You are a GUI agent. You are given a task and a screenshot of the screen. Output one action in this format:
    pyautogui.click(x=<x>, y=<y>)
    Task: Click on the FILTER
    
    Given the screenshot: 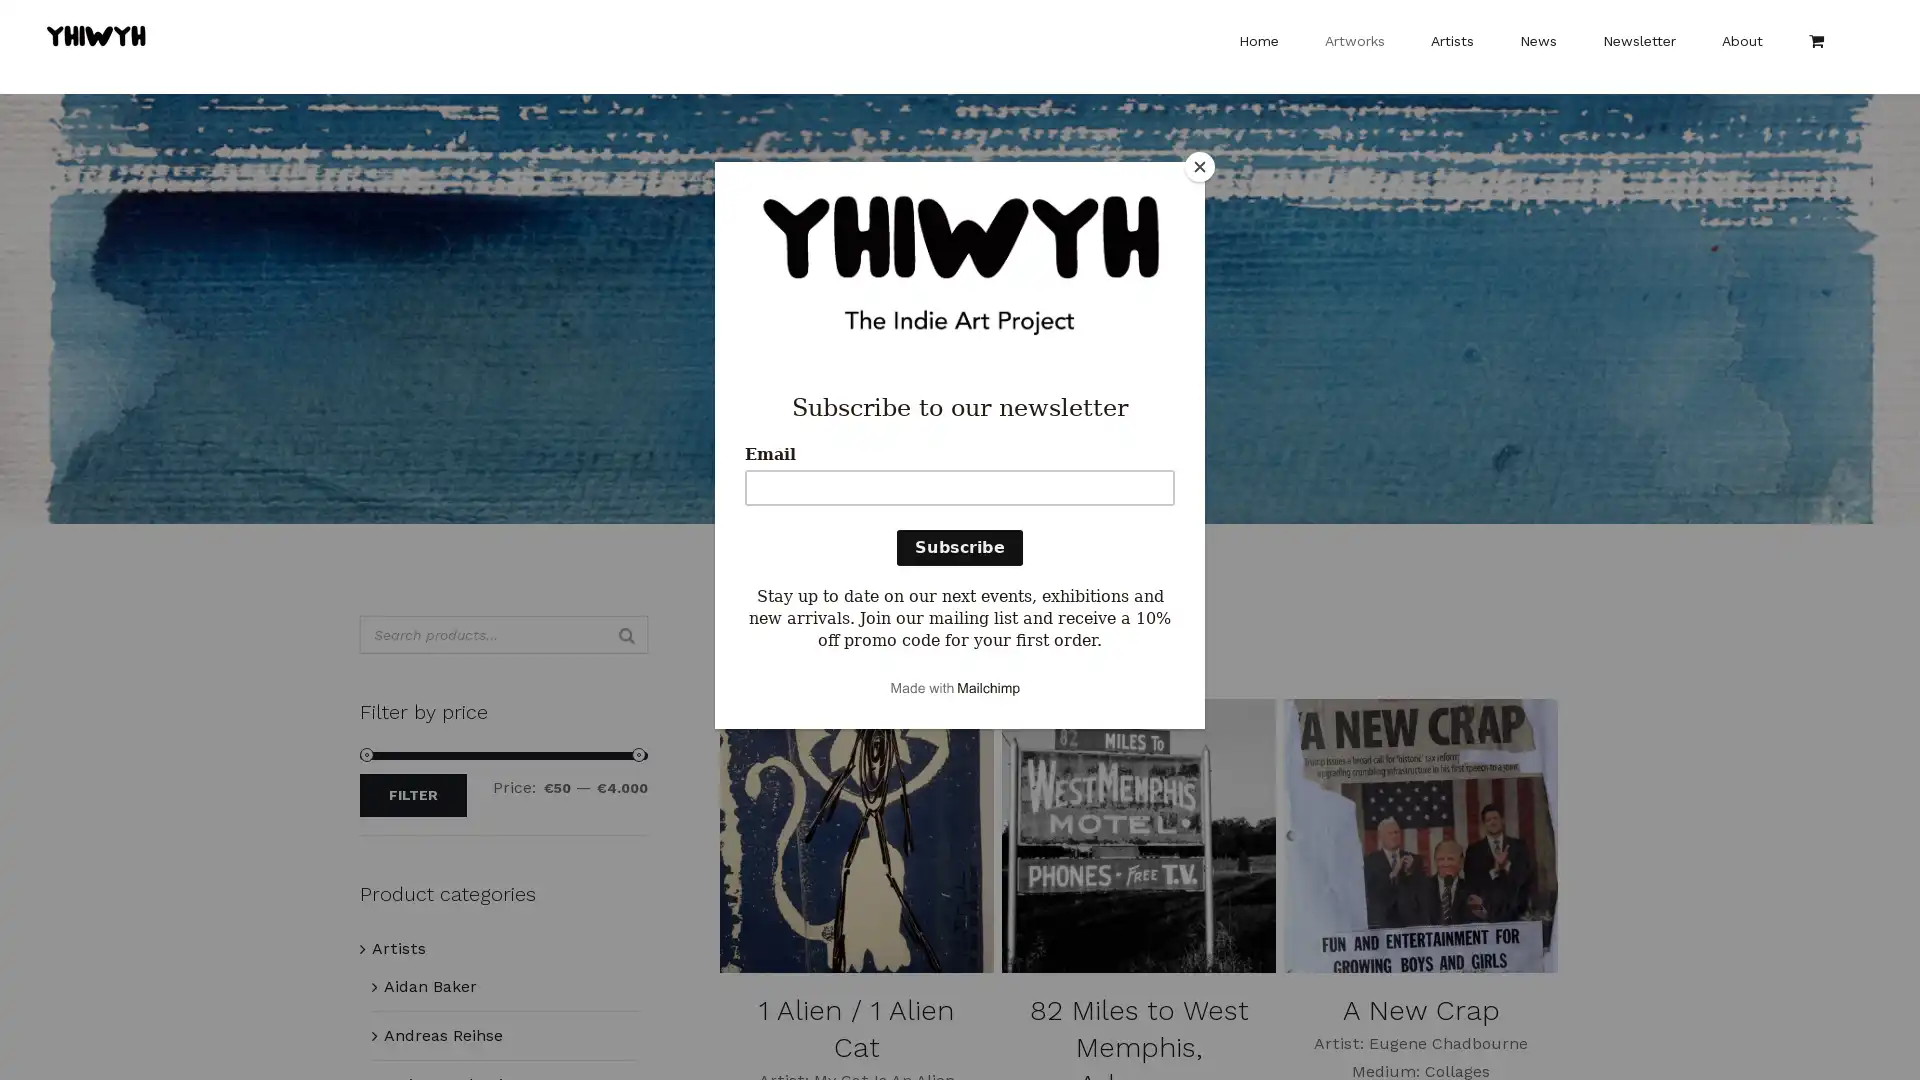 What is the action you would take?
    pyautogui.click(x=412, y=794)
    